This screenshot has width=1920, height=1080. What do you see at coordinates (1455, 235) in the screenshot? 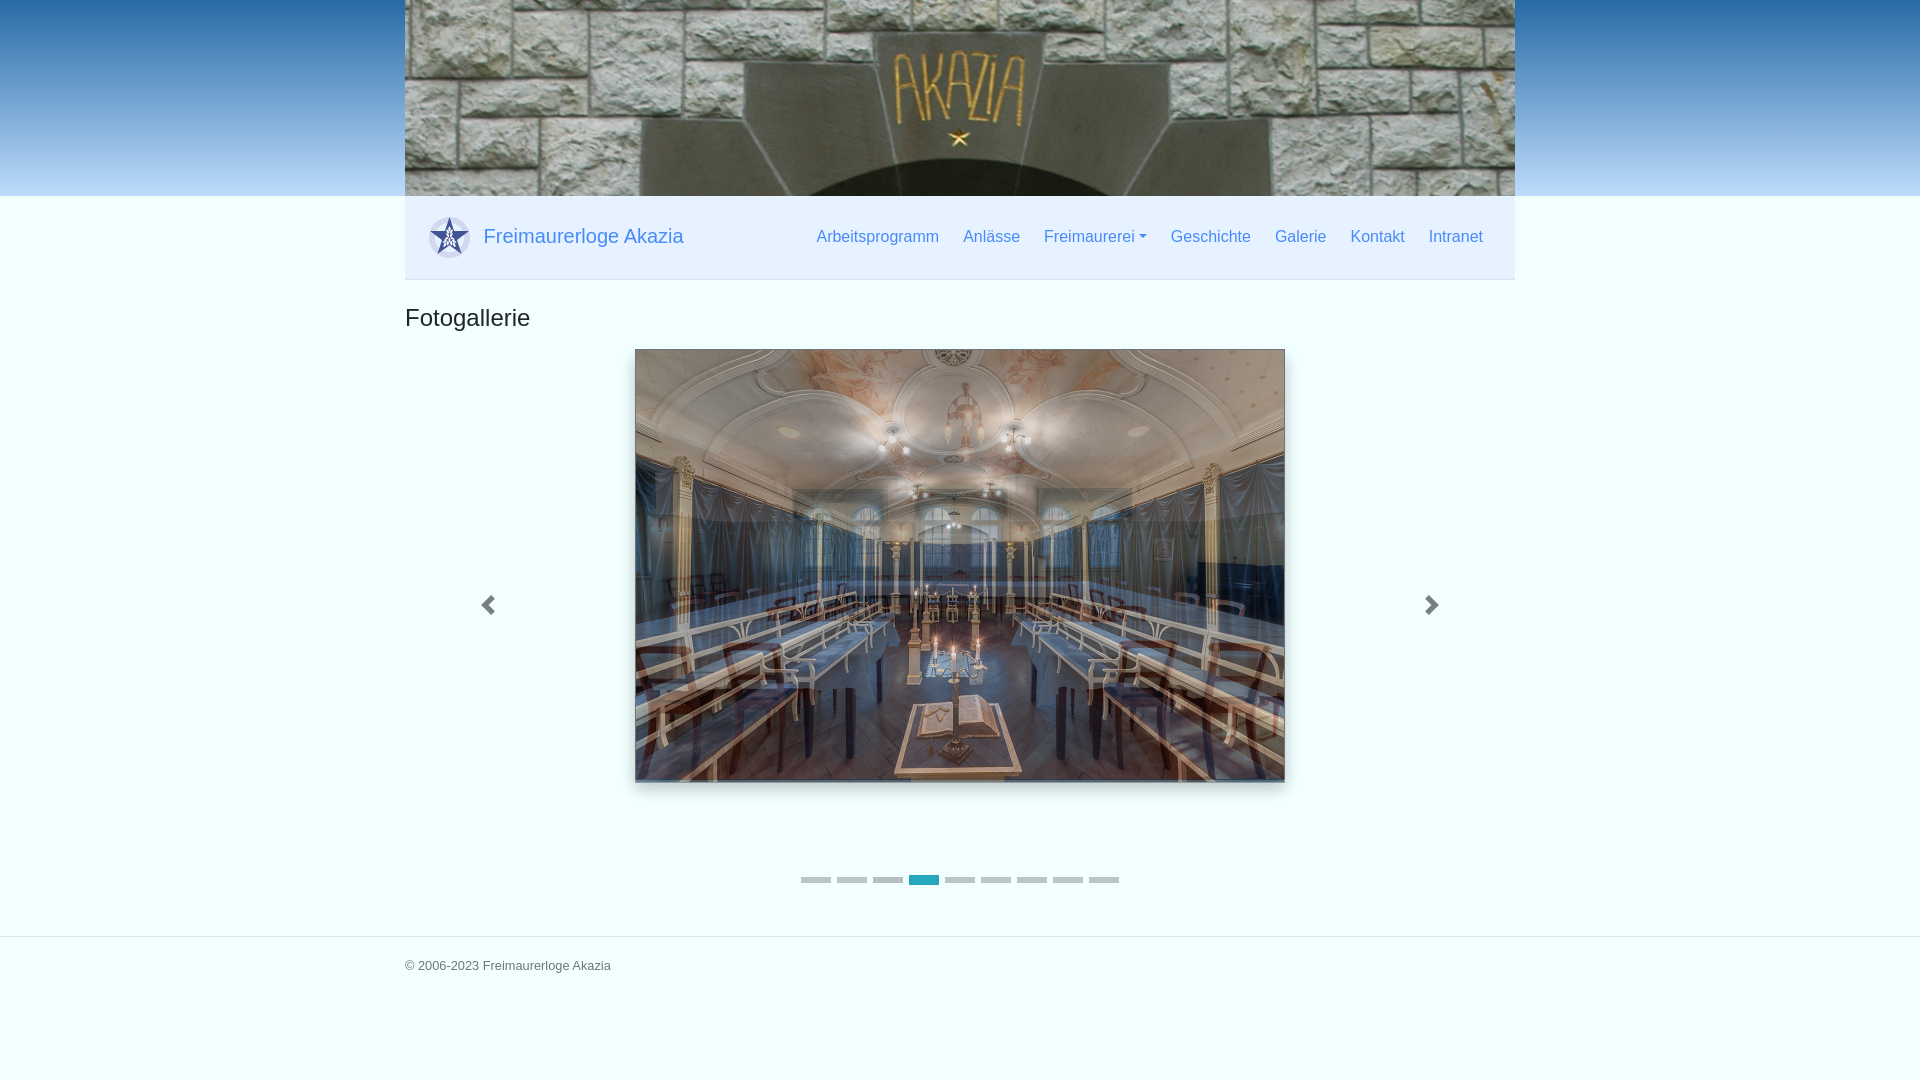
I see `'Intranet'` at bounding box center [1455, 235].